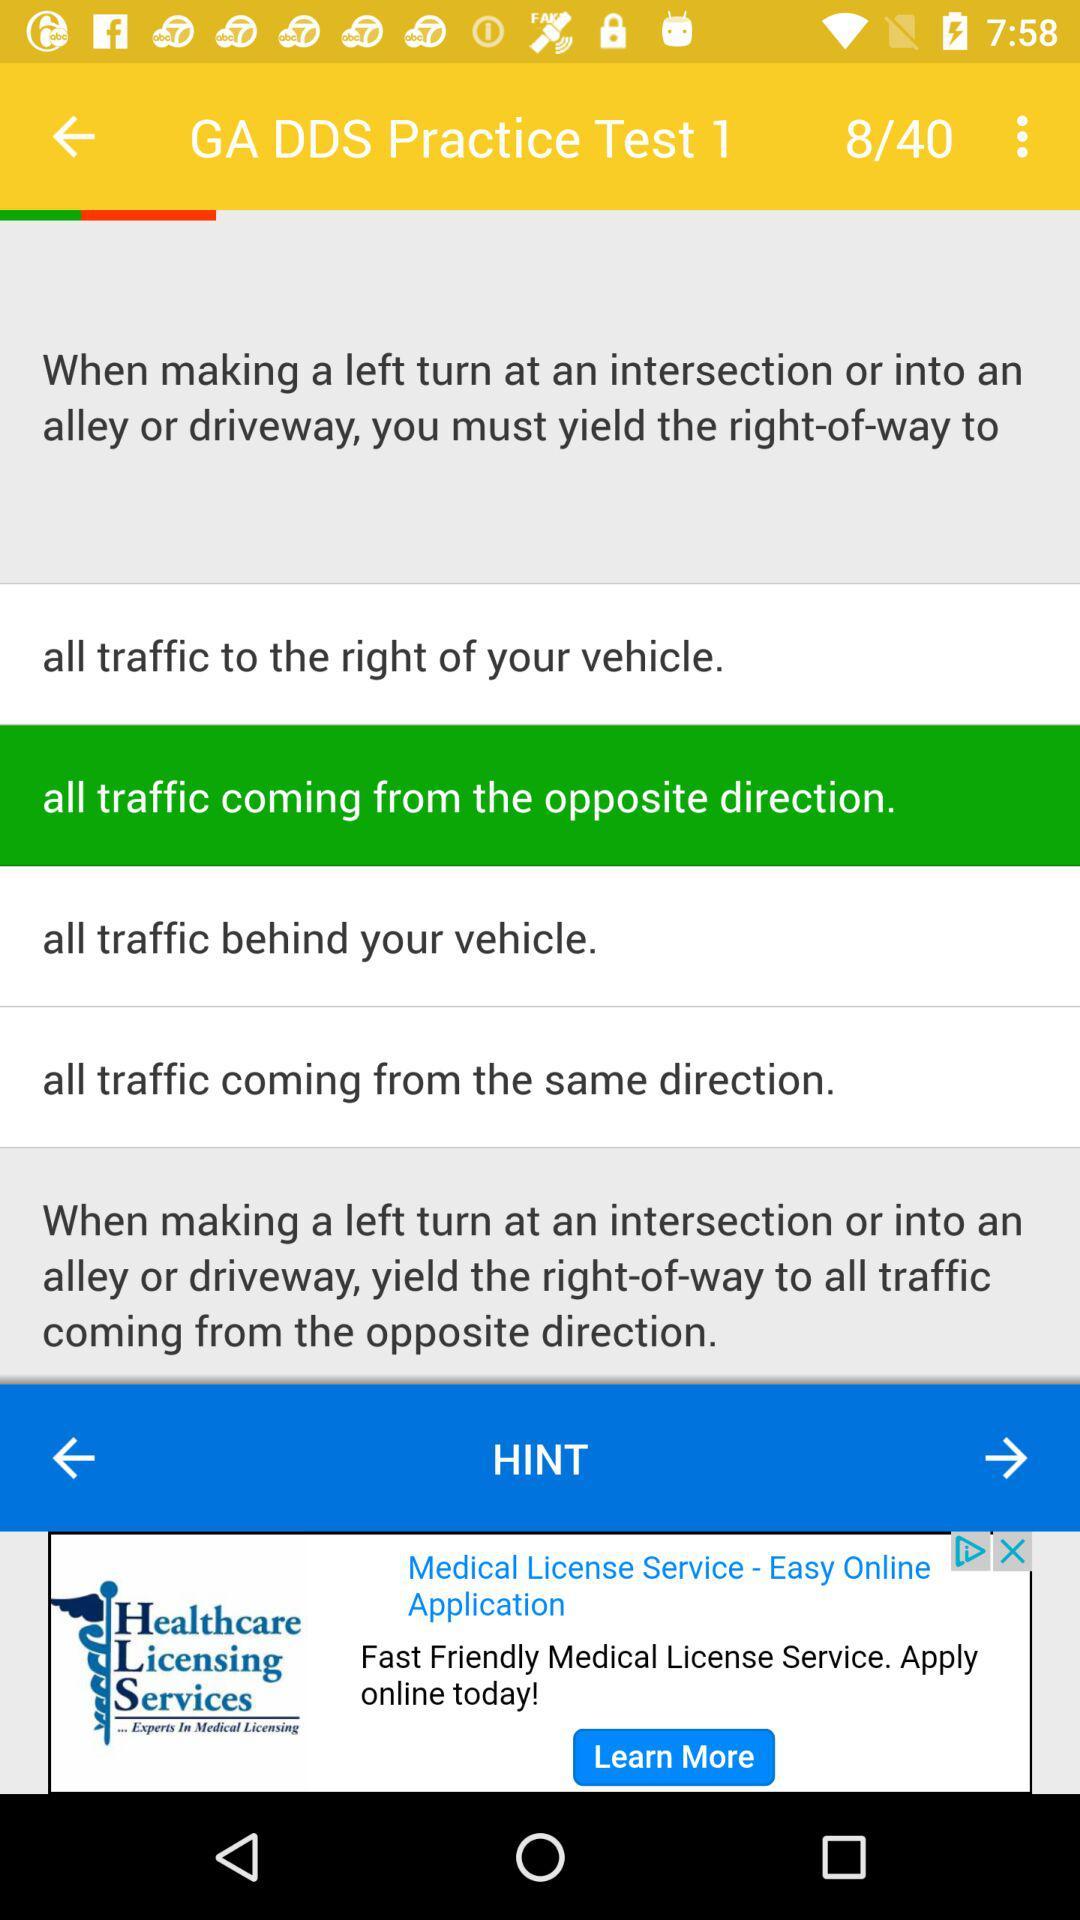 This screenshot has width=1080, height=1920. I want to click on the arrow_backward icon, so click(72, 1458).